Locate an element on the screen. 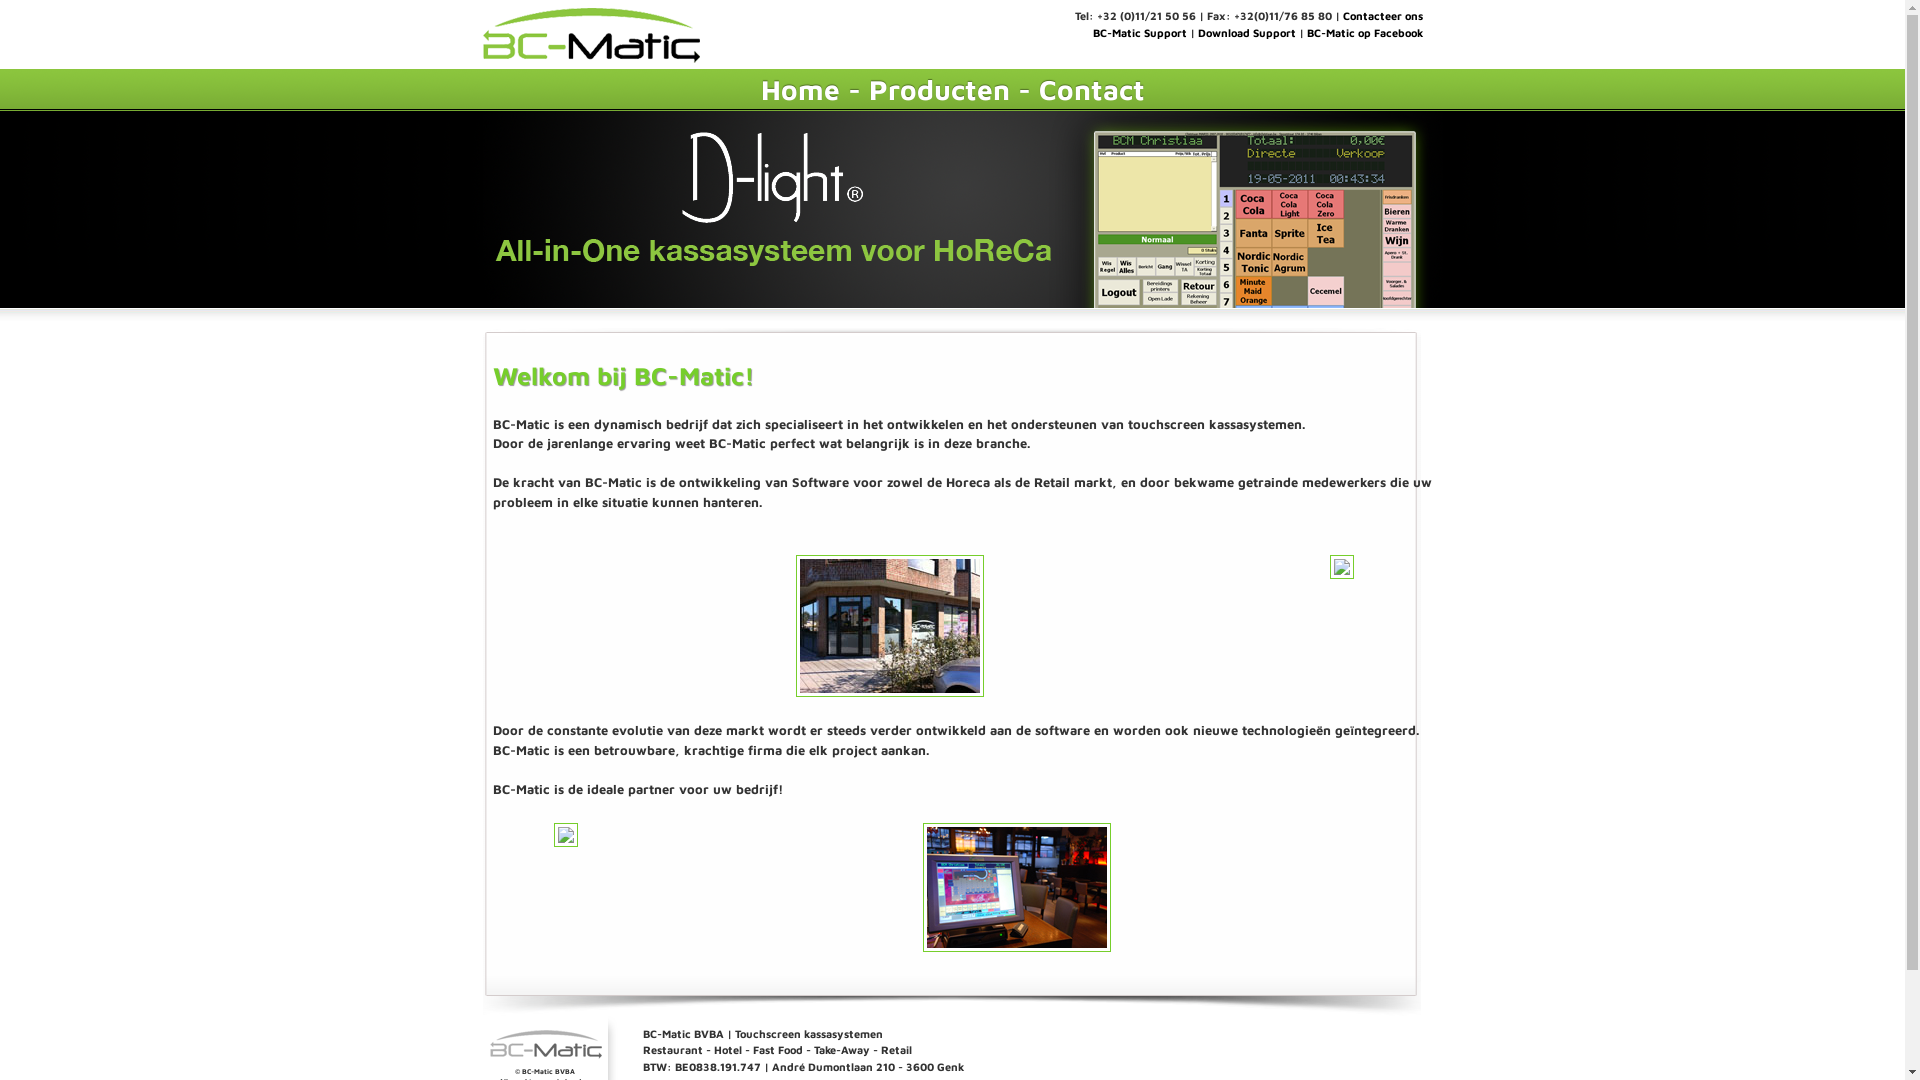 The image size is (1920, 1080). 'BC-Matic op Facebook' is located at coordinates (1362, 32).